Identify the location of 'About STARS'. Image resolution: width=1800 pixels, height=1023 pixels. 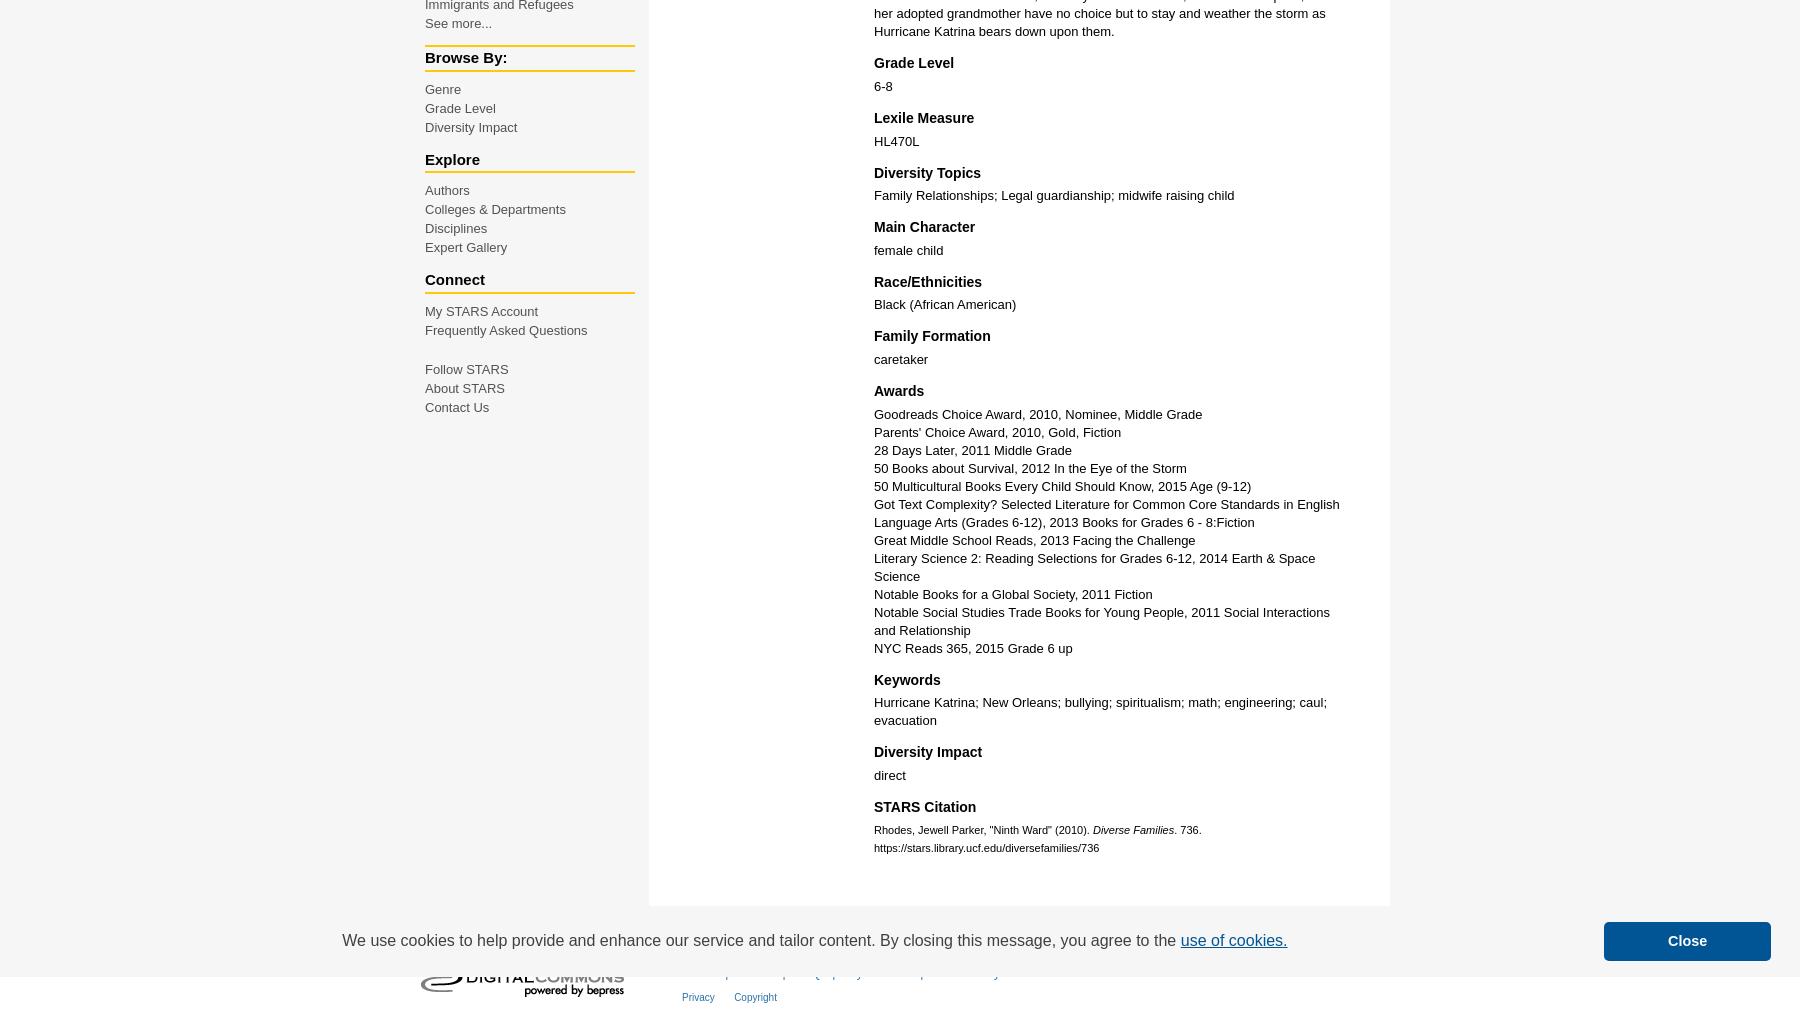
(424, 386).